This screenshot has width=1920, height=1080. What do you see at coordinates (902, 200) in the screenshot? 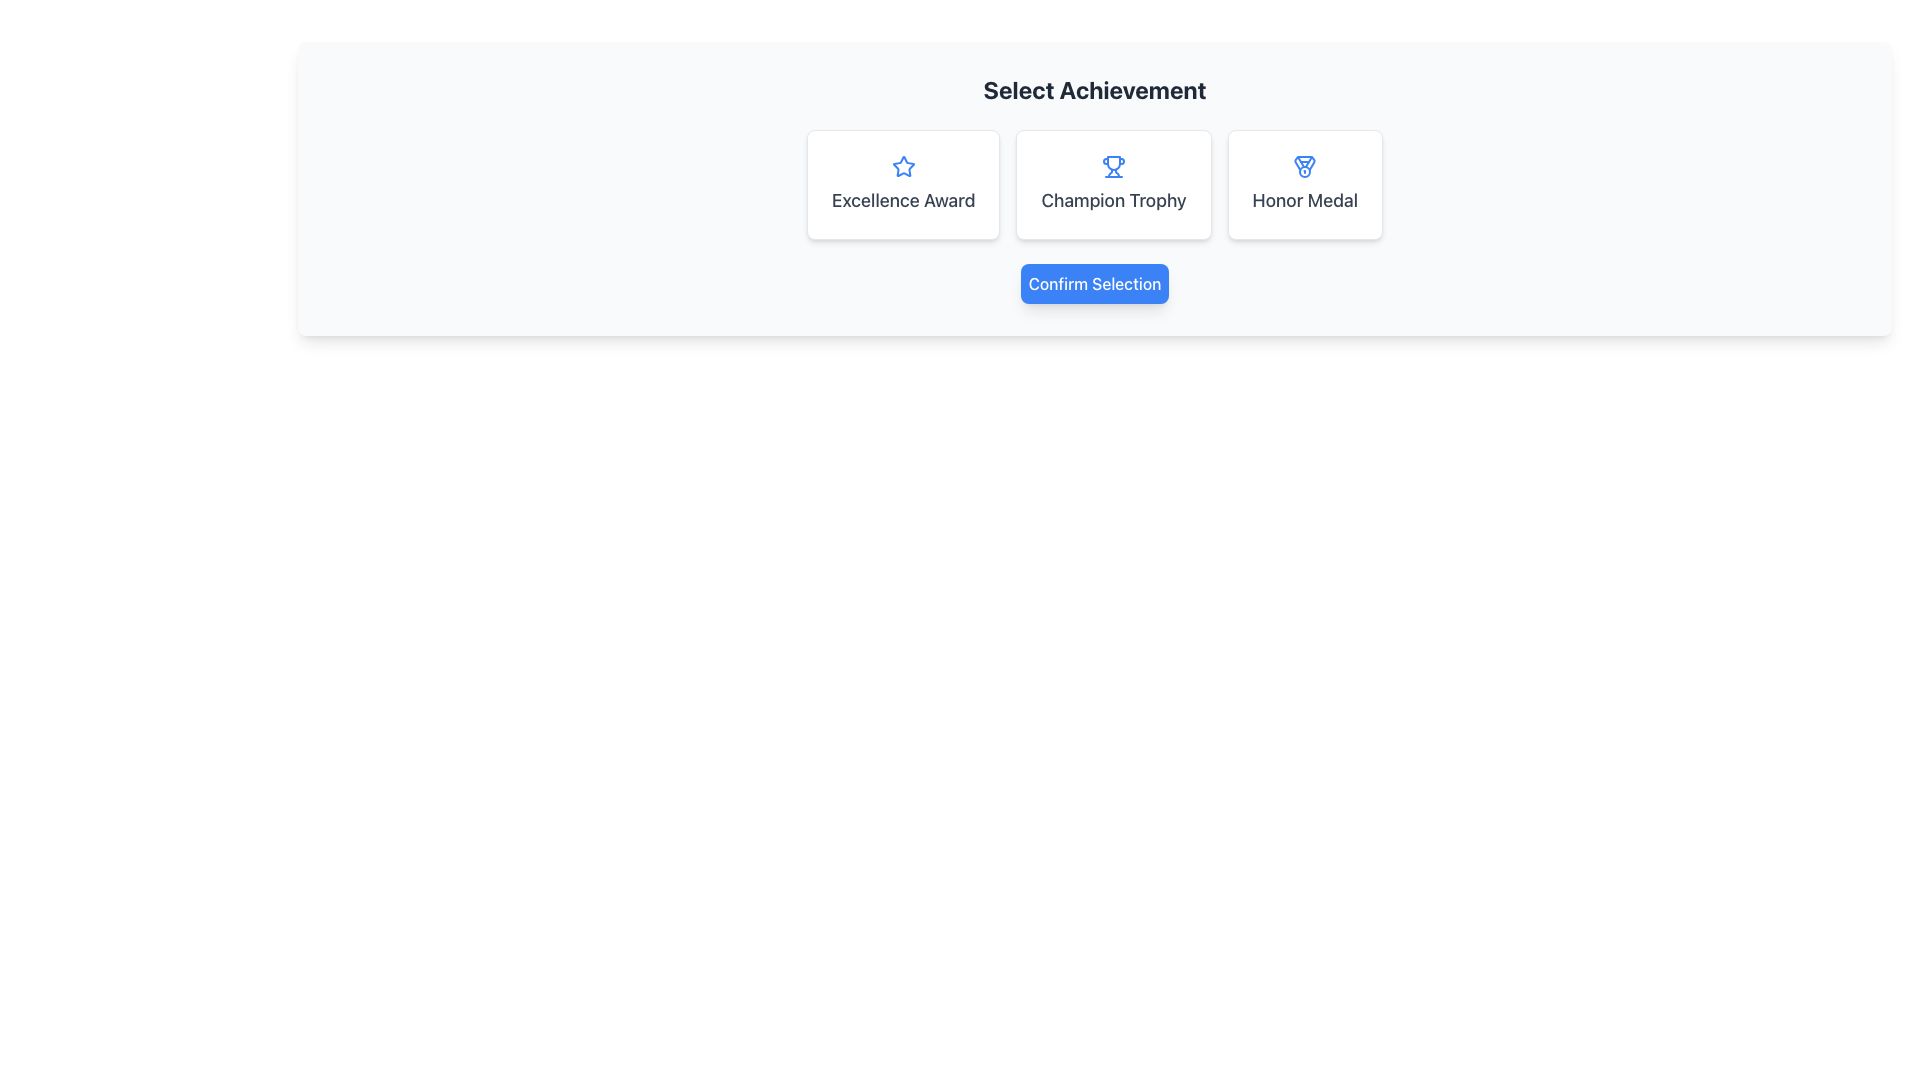
I see `the 'Excellence Award' text label, which is centrally aligned within the first card below the 'Select Achievement' heading` at bounding box center [902, 200].